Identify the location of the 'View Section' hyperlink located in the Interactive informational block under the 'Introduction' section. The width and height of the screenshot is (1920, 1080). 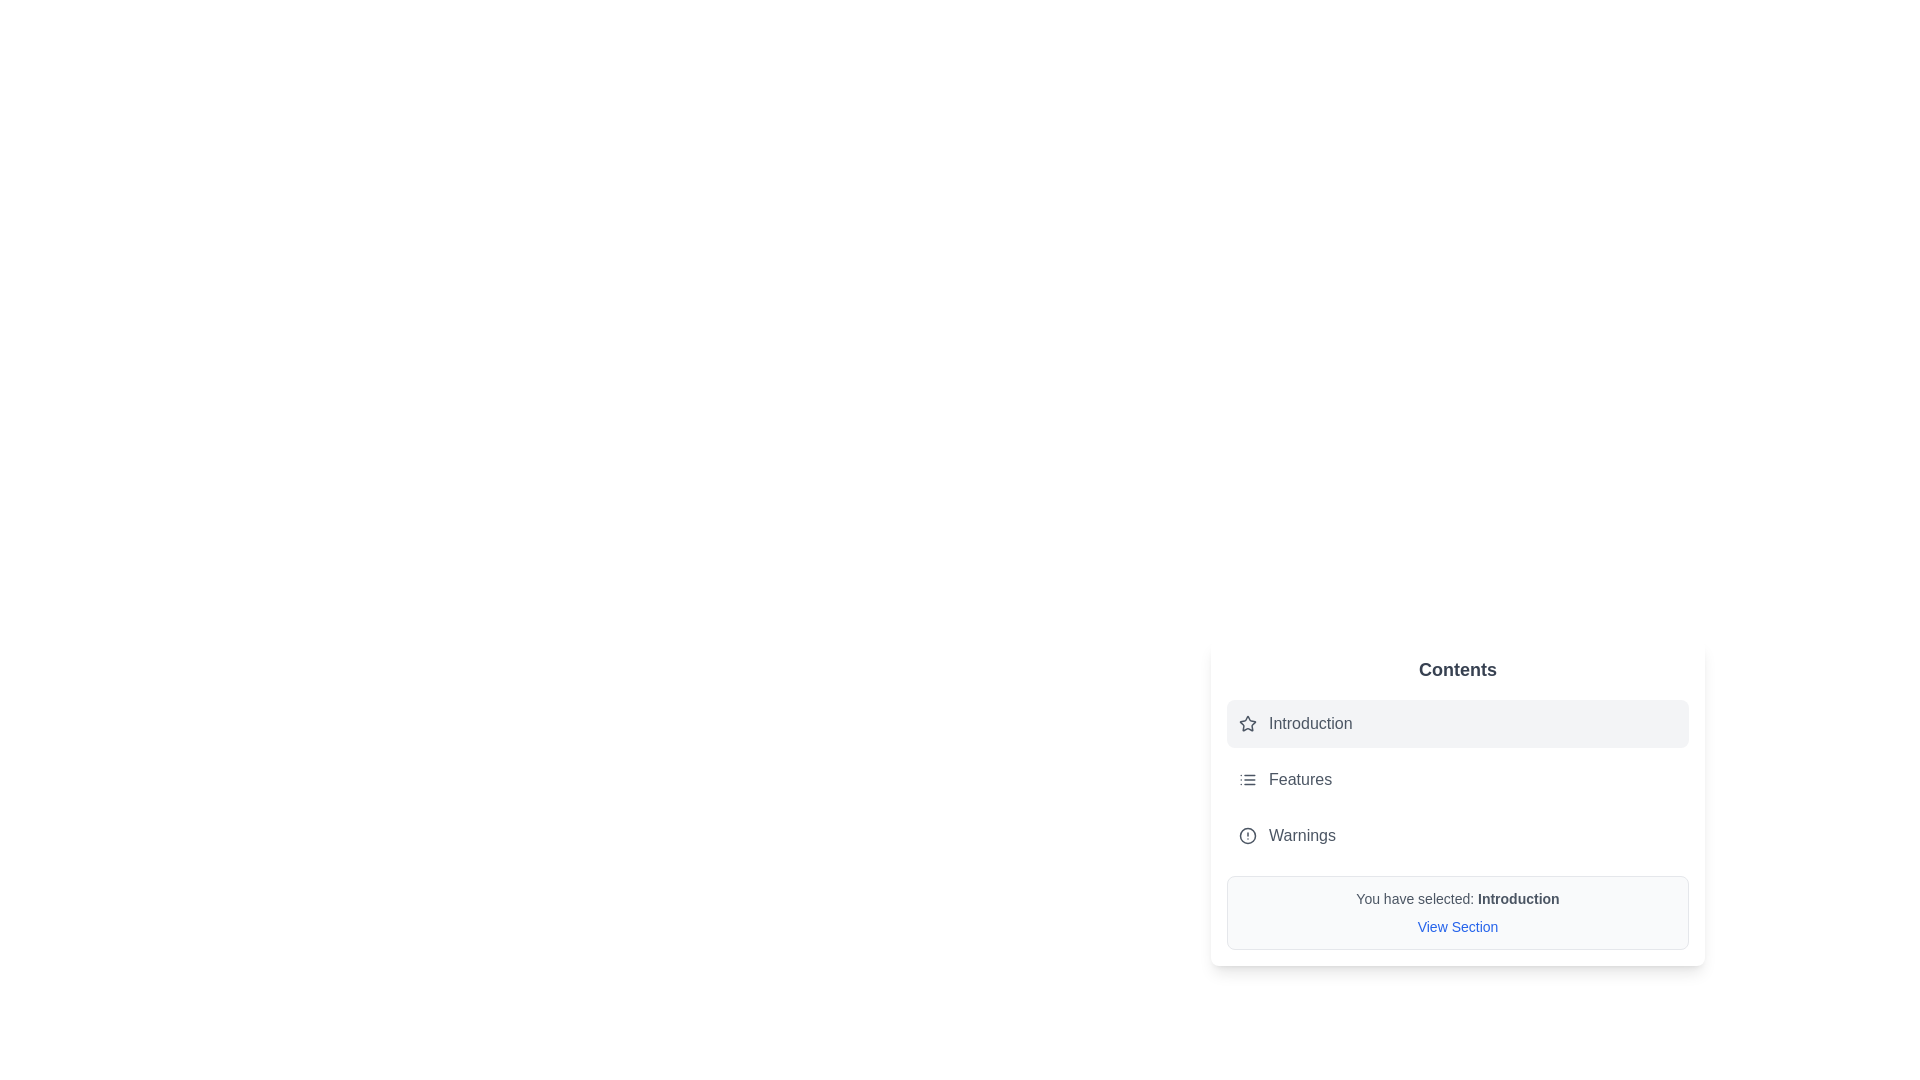
(1458, 913).